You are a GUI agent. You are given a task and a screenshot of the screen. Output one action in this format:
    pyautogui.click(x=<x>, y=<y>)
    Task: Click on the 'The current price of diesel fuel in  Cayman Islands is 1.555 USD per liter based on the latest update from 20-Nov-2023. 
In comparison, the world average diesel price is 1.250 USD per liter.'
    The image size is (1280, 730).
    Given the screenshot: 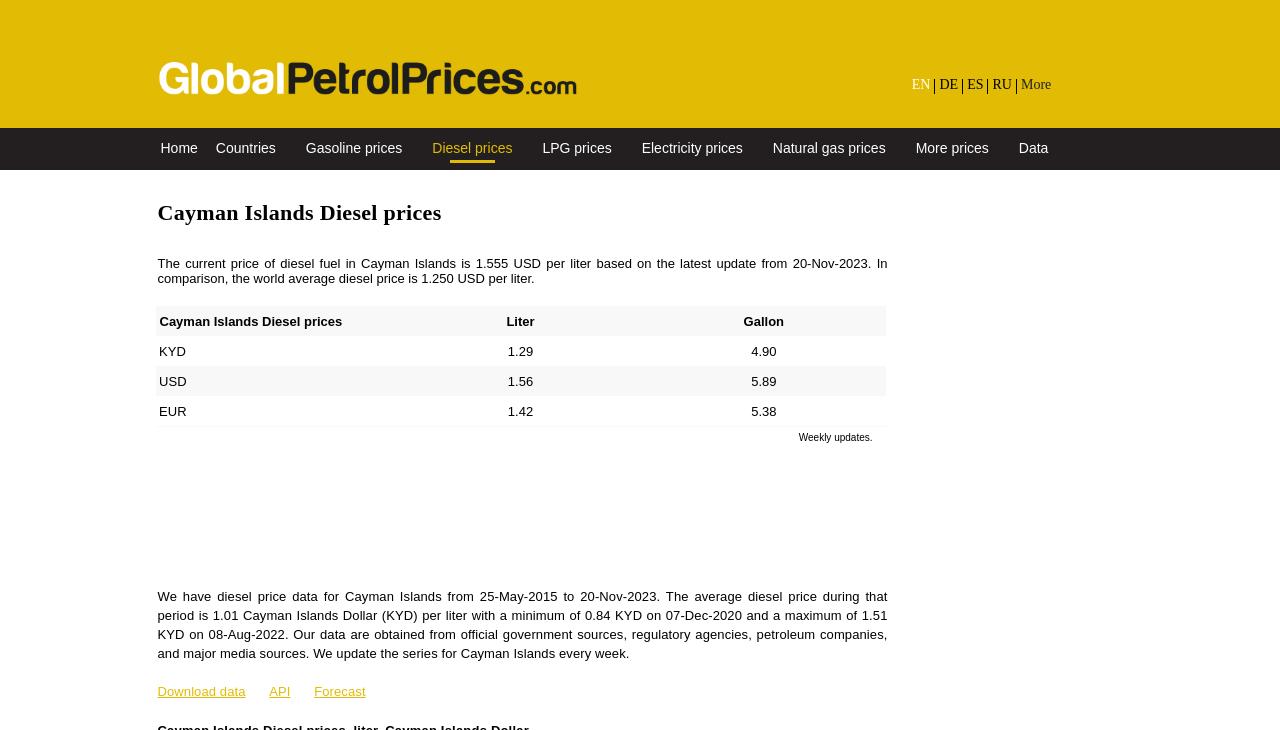 What is the action you would take?
    pyautogui.click(x=521, y=270)
    